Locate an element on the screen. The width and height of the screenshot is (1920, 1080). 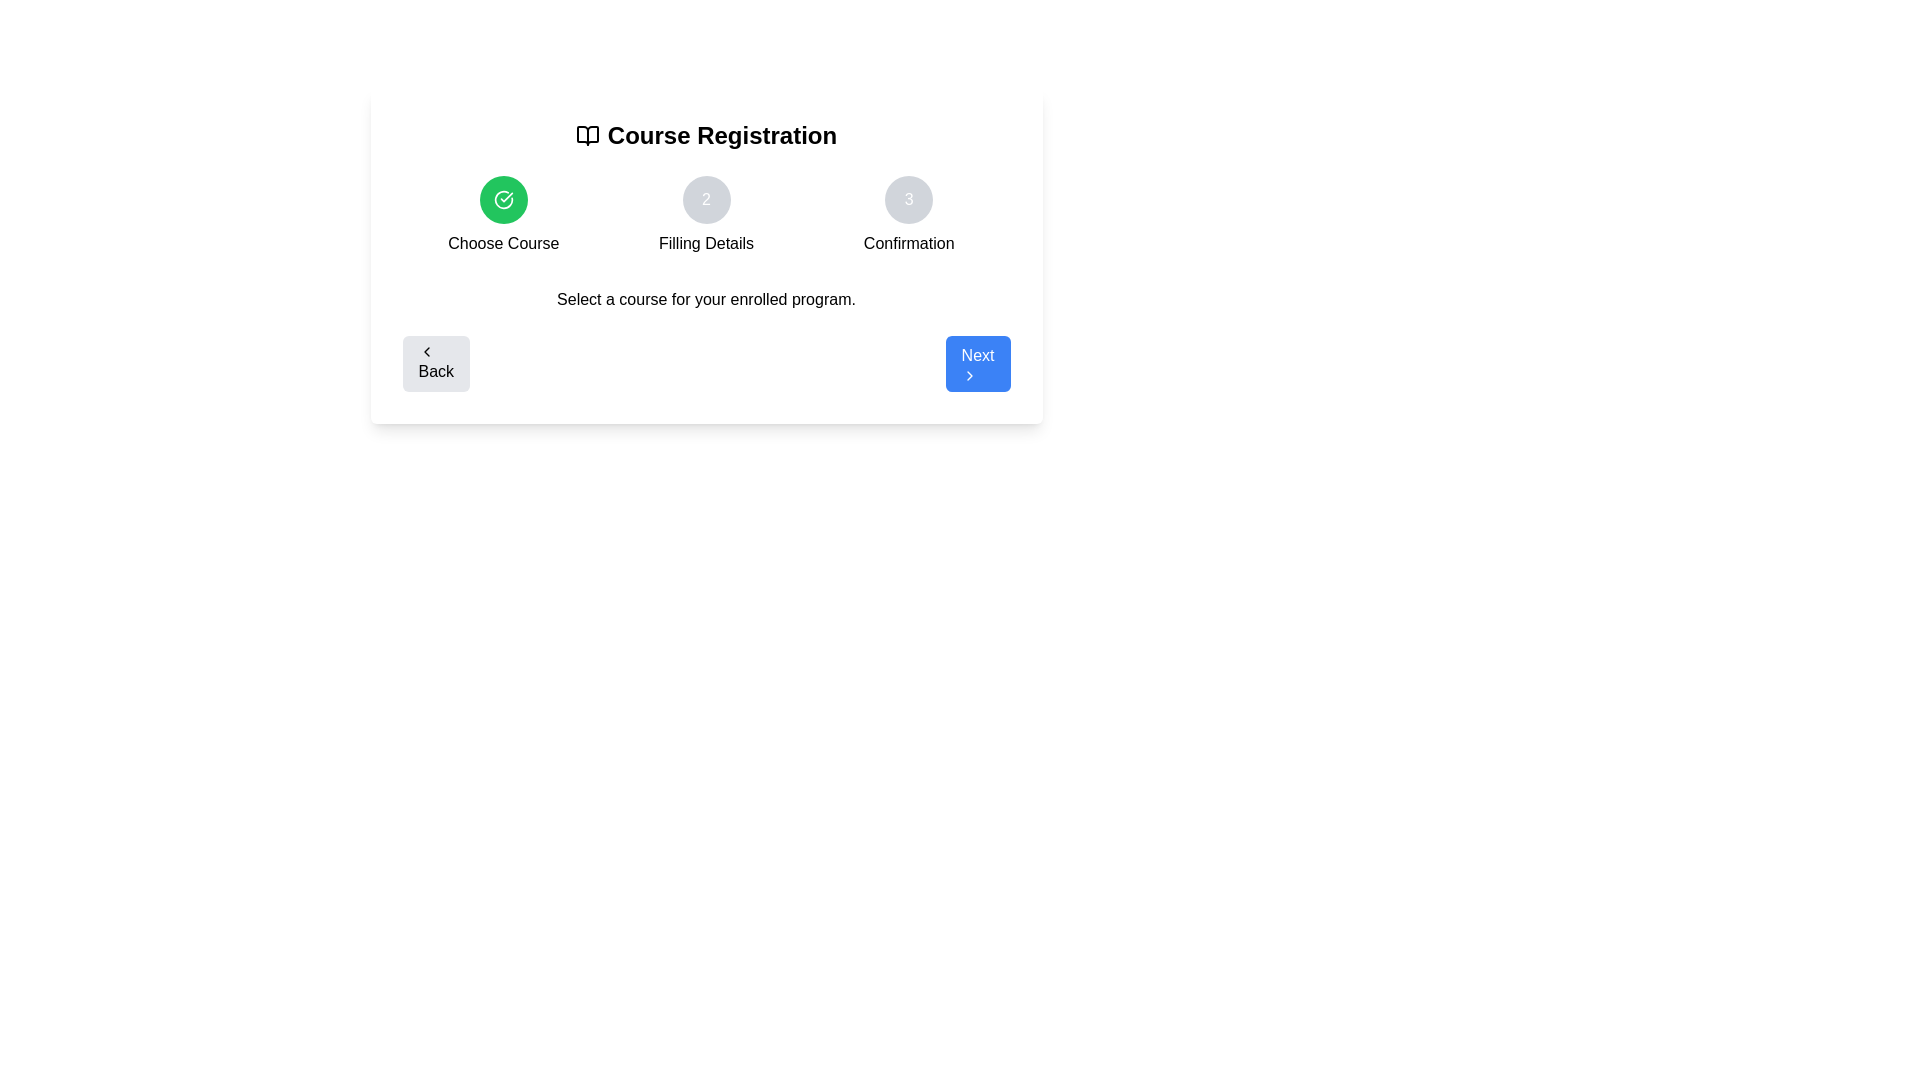
the third step indicator labeled 'Confirmation' in the multi-step process, located on the far right of the sequence is located at coordinates (908, 216).